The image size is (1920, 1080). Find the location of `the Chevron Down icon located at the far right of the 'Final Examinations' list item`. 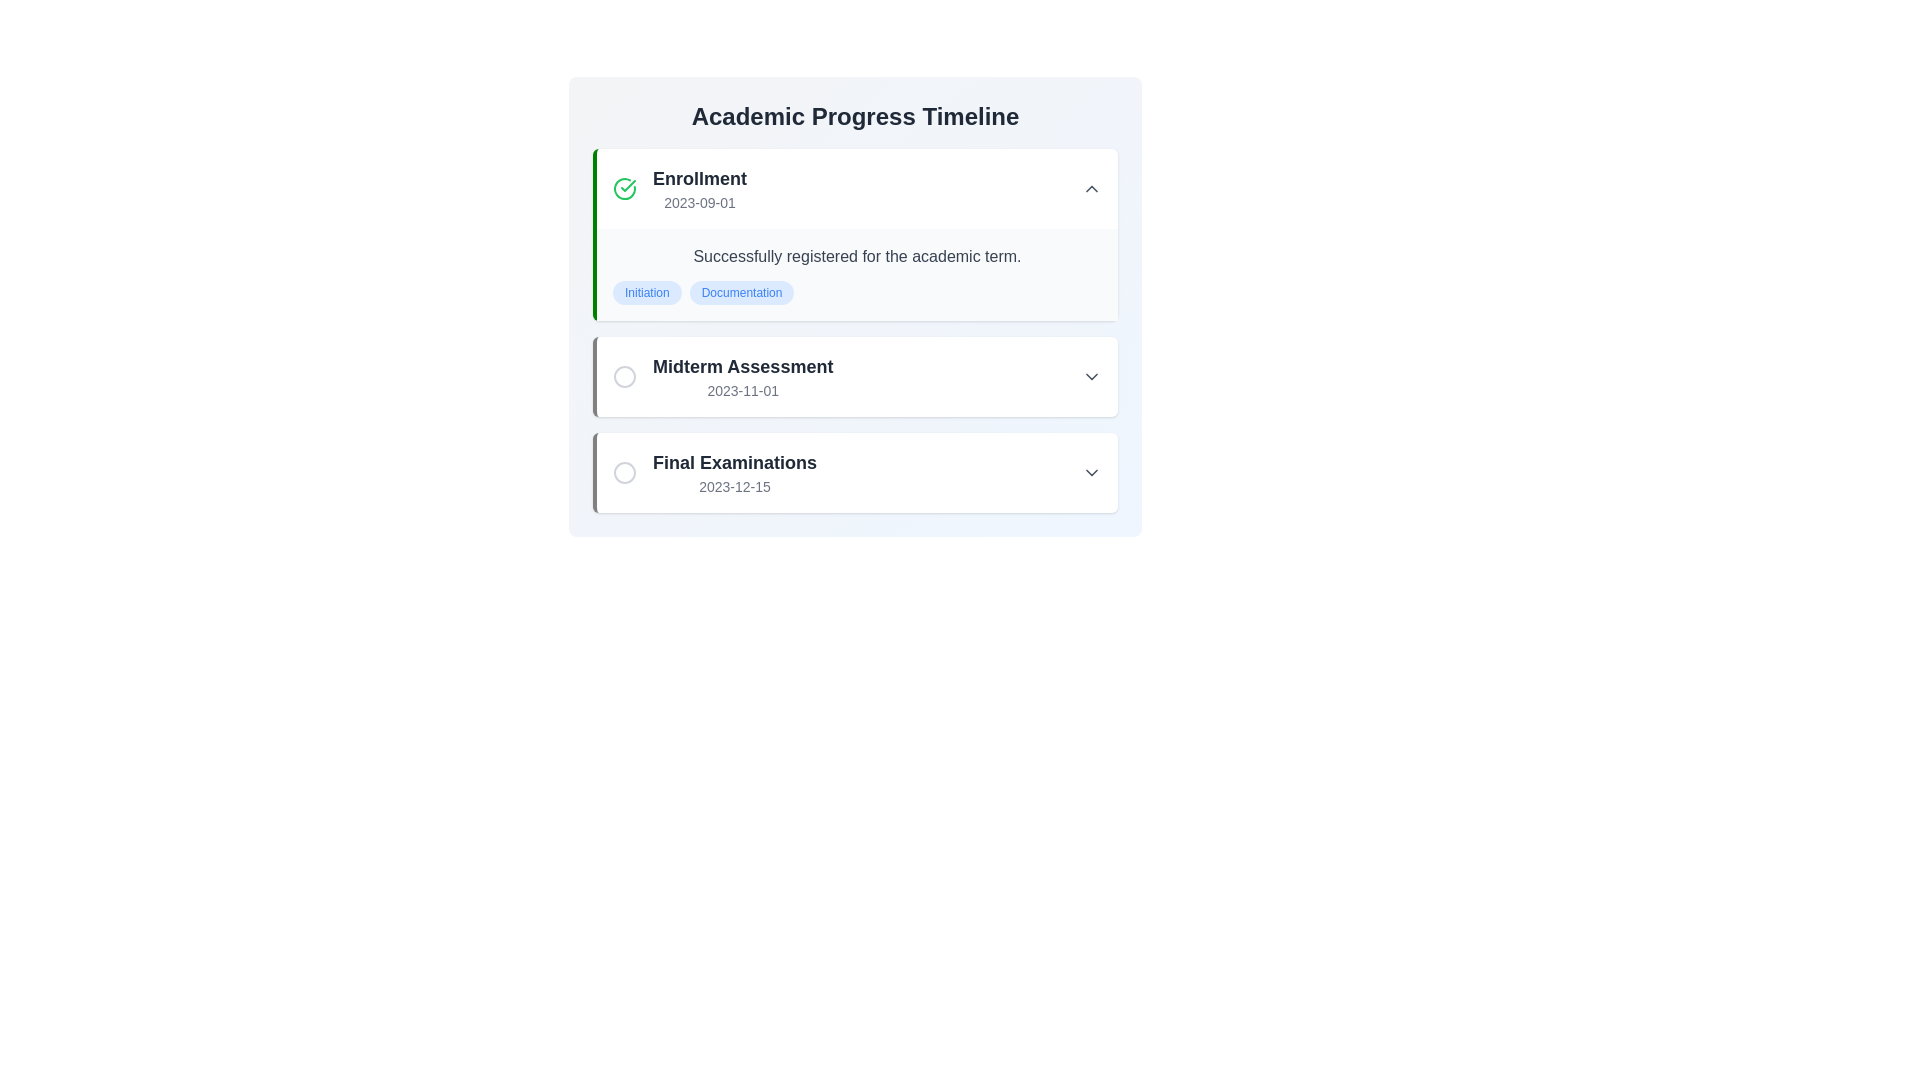

the Chevron Down icon located at the far right of the 'Final Examinations' list item is located at coordinates (1090, 473).